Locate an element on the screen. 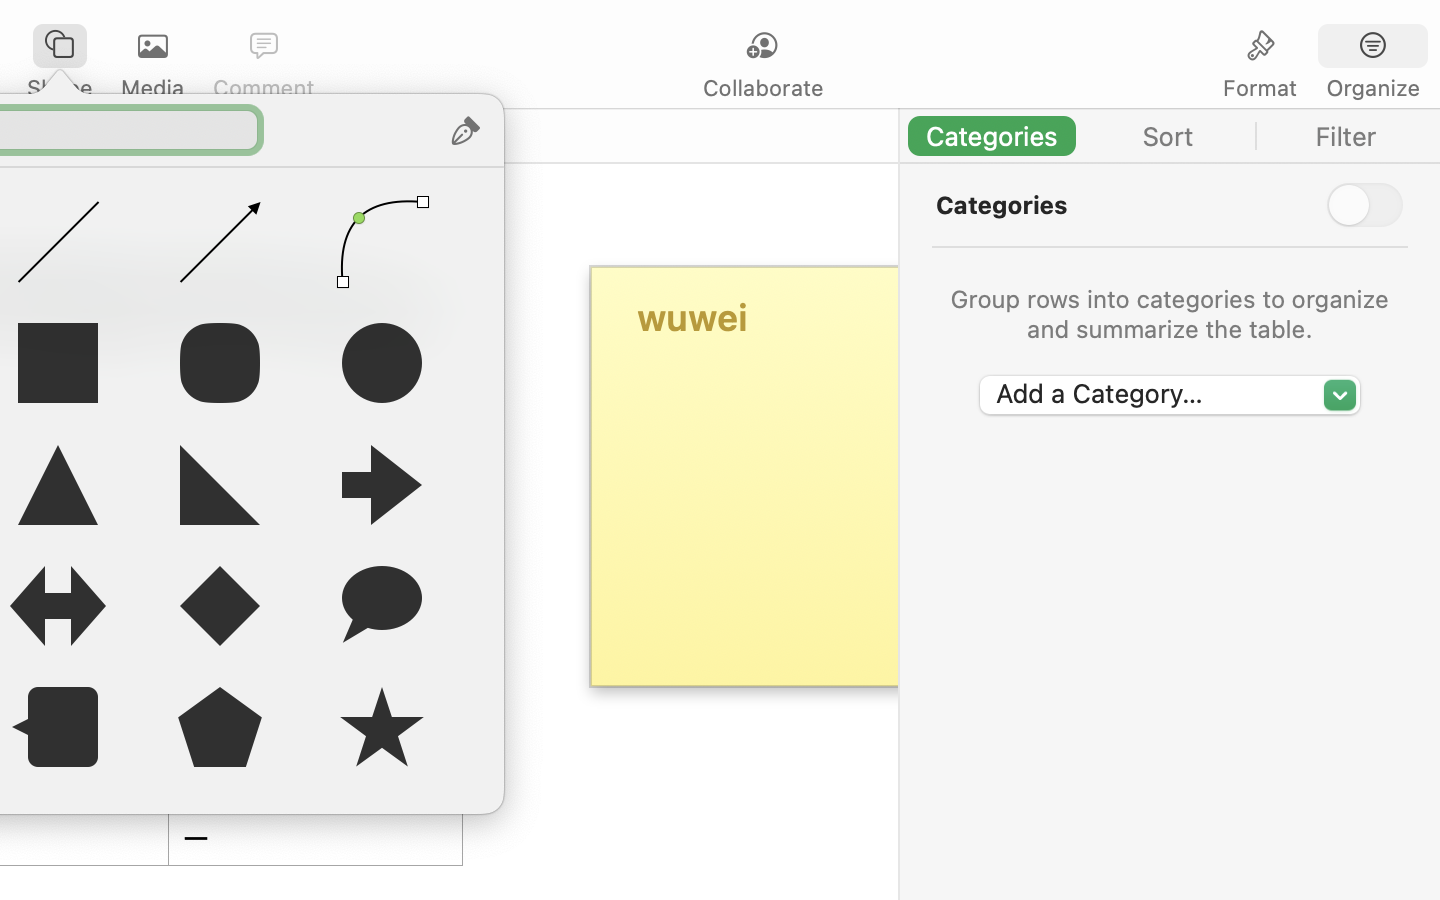  'Format' is located at coordinates (1259, 87).